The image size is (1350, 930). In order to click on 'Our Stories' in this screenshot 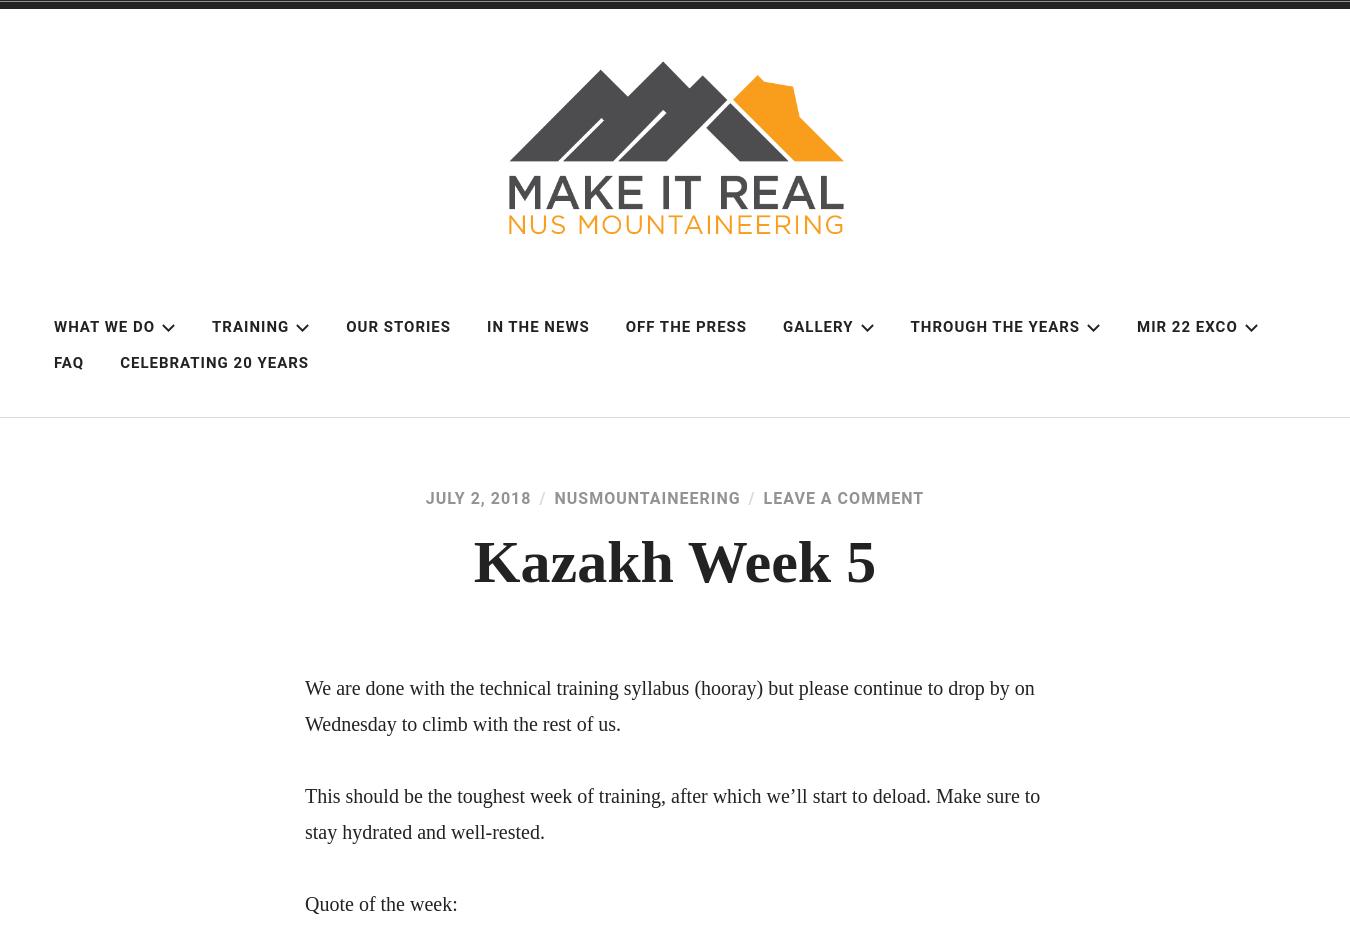, I will do `click(398, 325)`.